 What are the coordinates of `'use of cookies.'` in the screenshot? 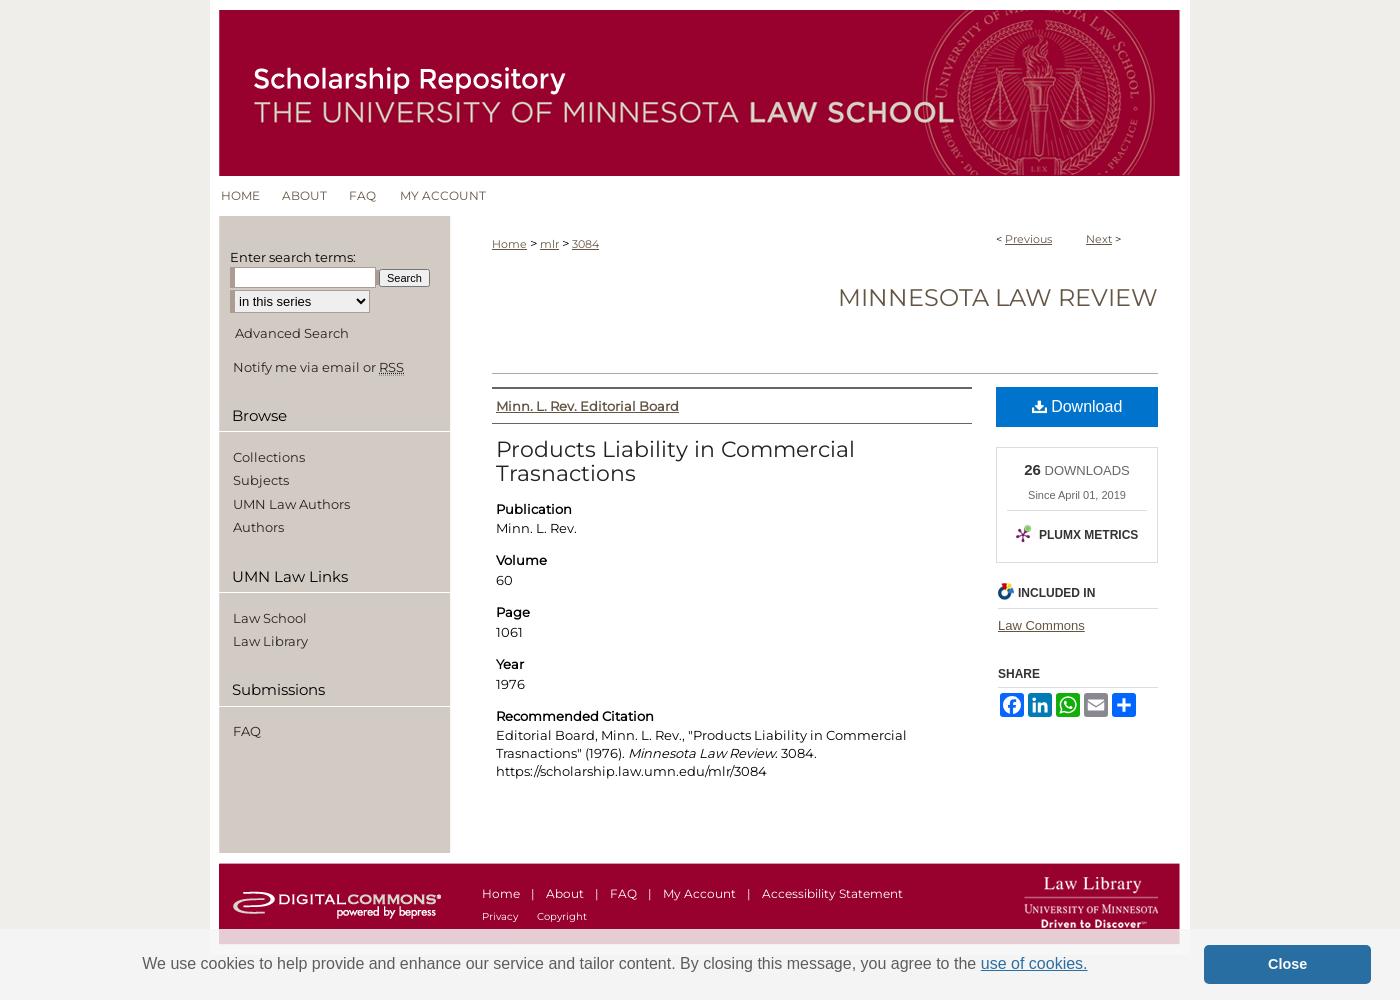 It's located at (979, 962).